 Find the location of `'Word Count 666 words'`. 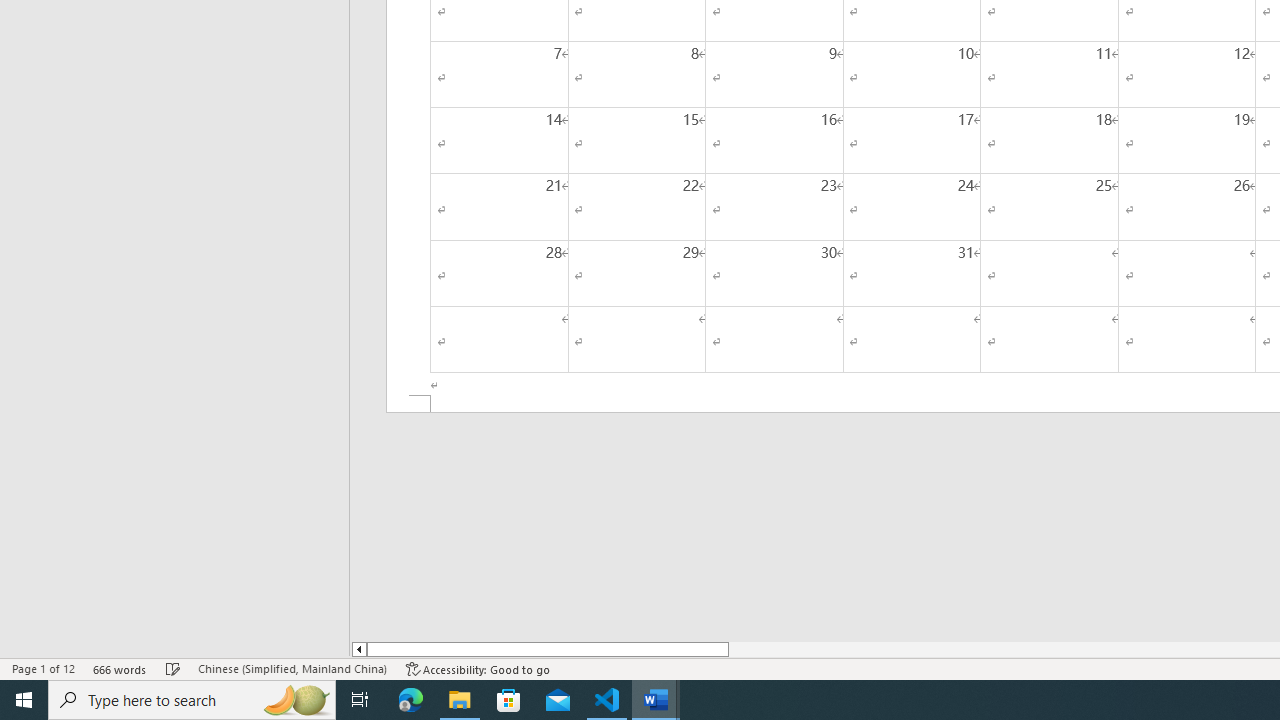

'Word Count 666 words' is located at coordinates (119, 669).